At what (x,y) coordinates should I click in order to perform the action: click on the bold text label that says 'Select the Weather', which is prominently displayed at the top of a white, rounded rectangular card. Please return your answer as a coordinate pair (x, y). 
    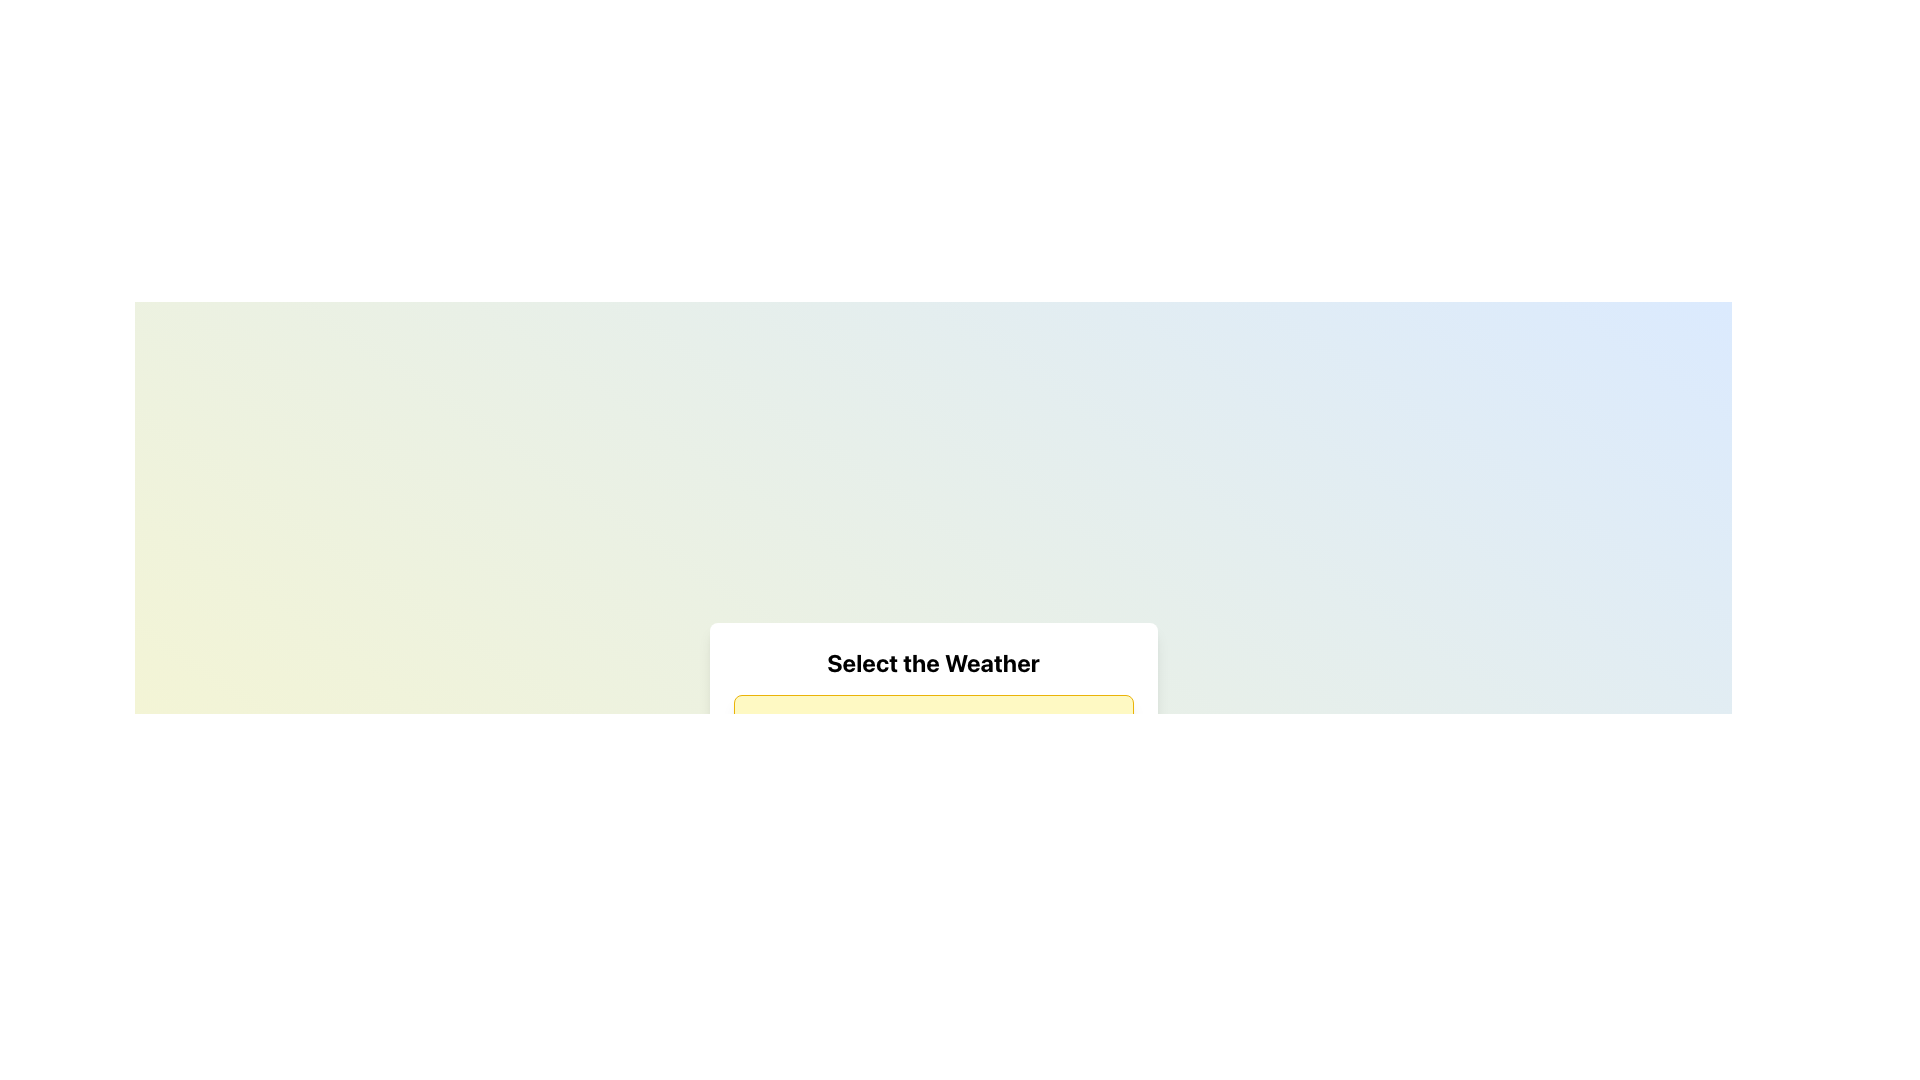
    Looking at the image, I should click on (932, 663).